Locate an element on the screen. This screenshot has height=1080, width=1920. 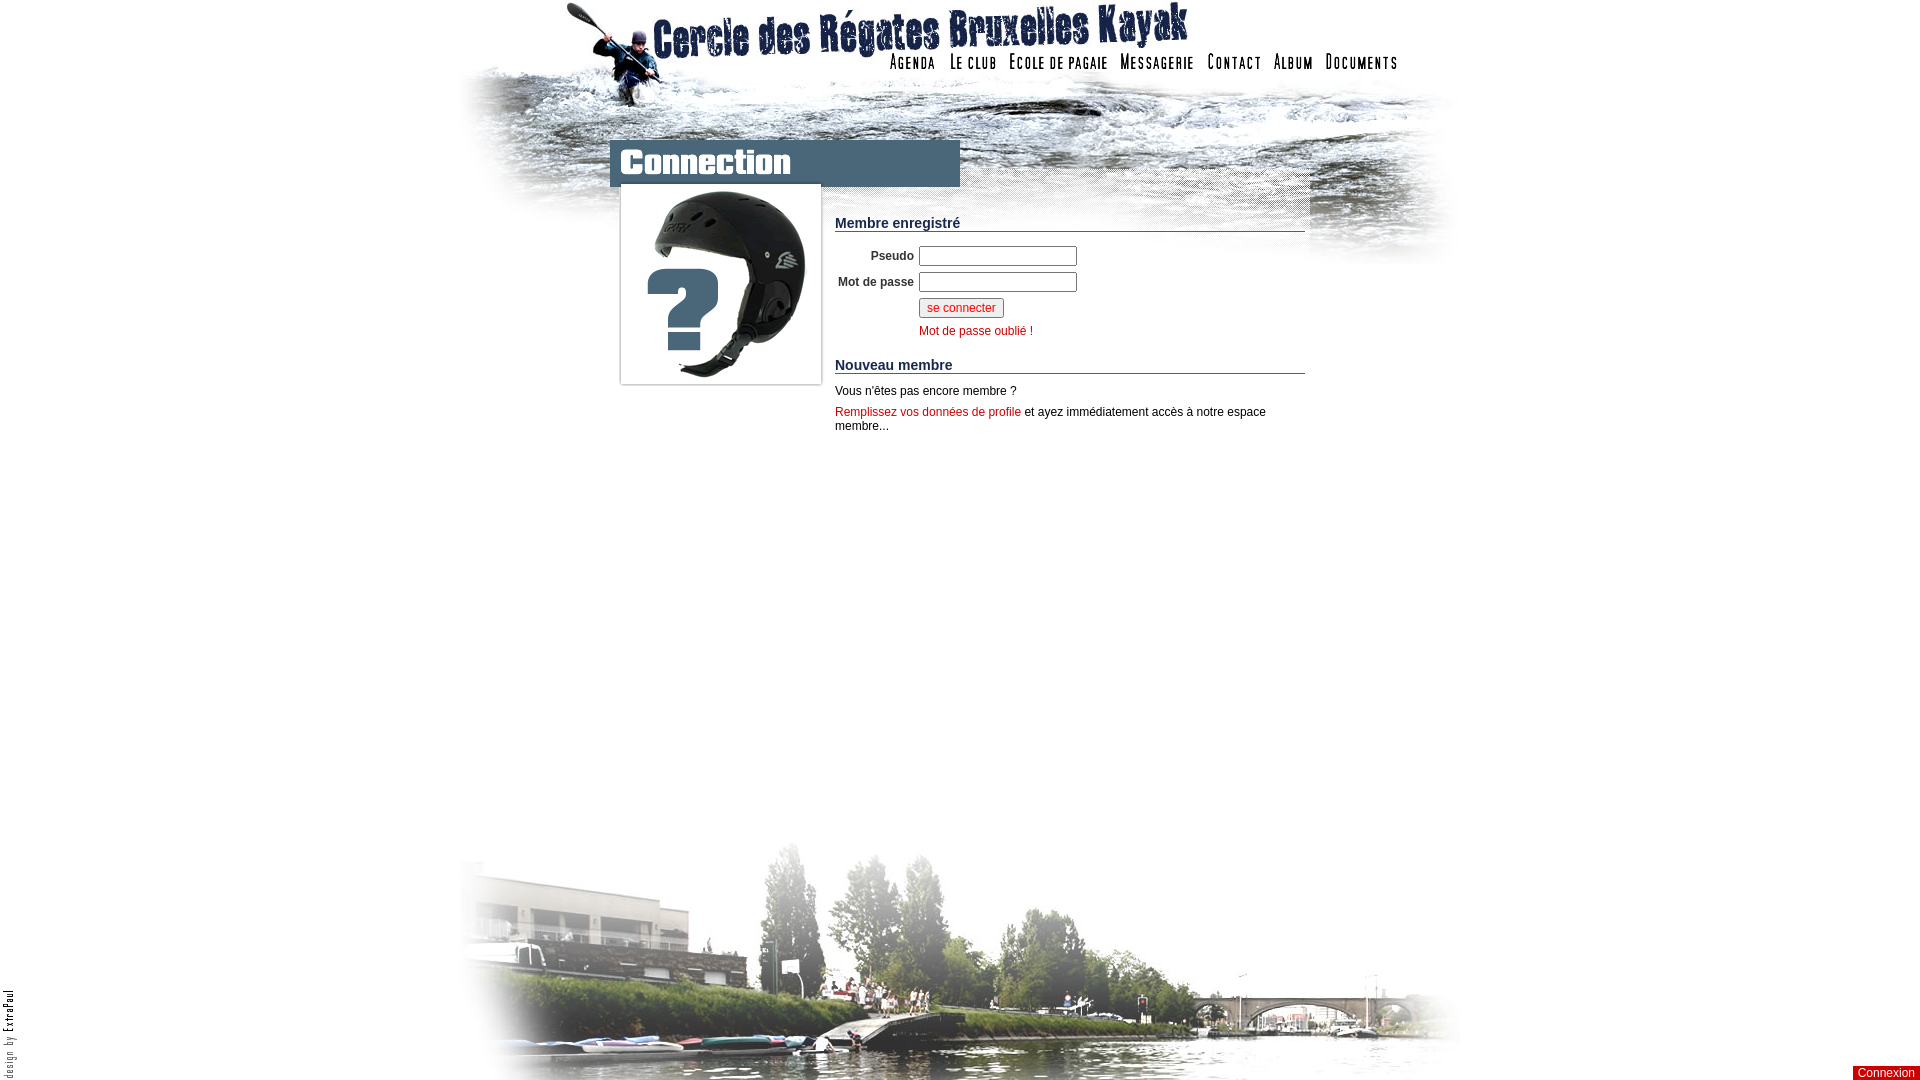
'se connecter' is located at coordinates (961, 308).